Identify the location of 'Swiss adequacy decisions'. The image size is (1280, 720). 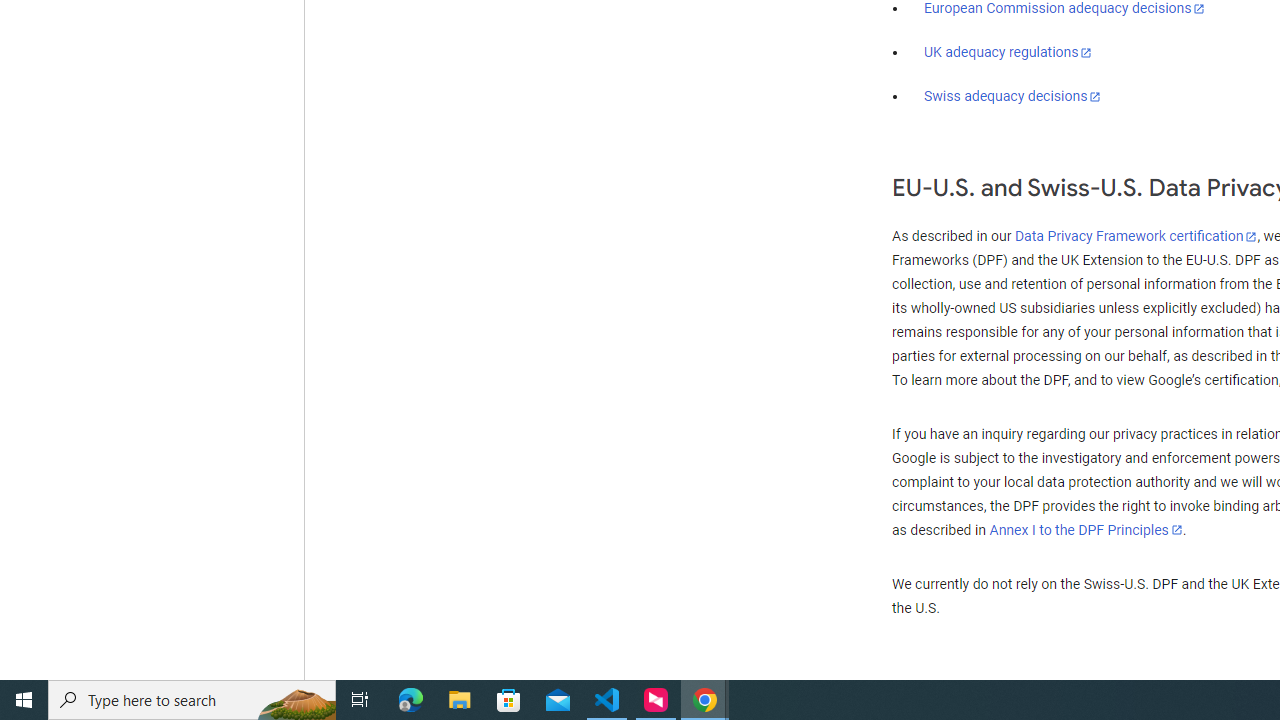
(1013, 96).